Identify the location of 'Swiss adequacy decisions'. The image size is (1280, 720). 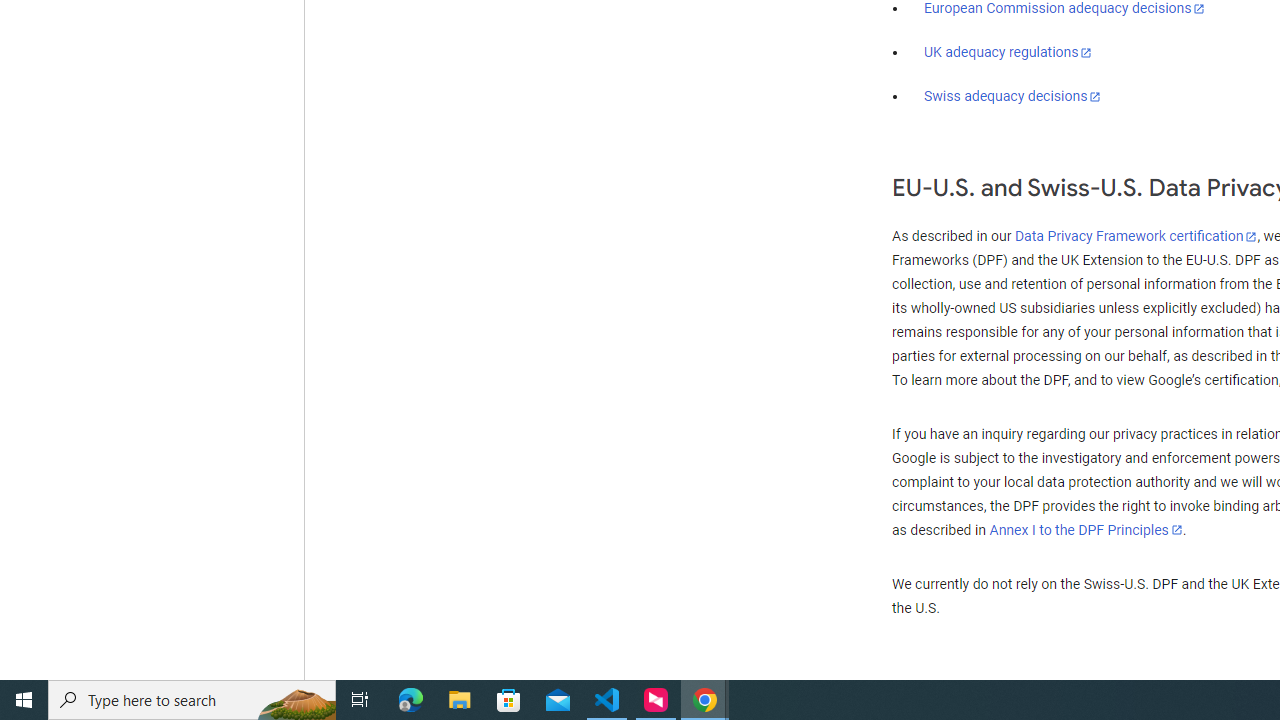
(1013, 96).